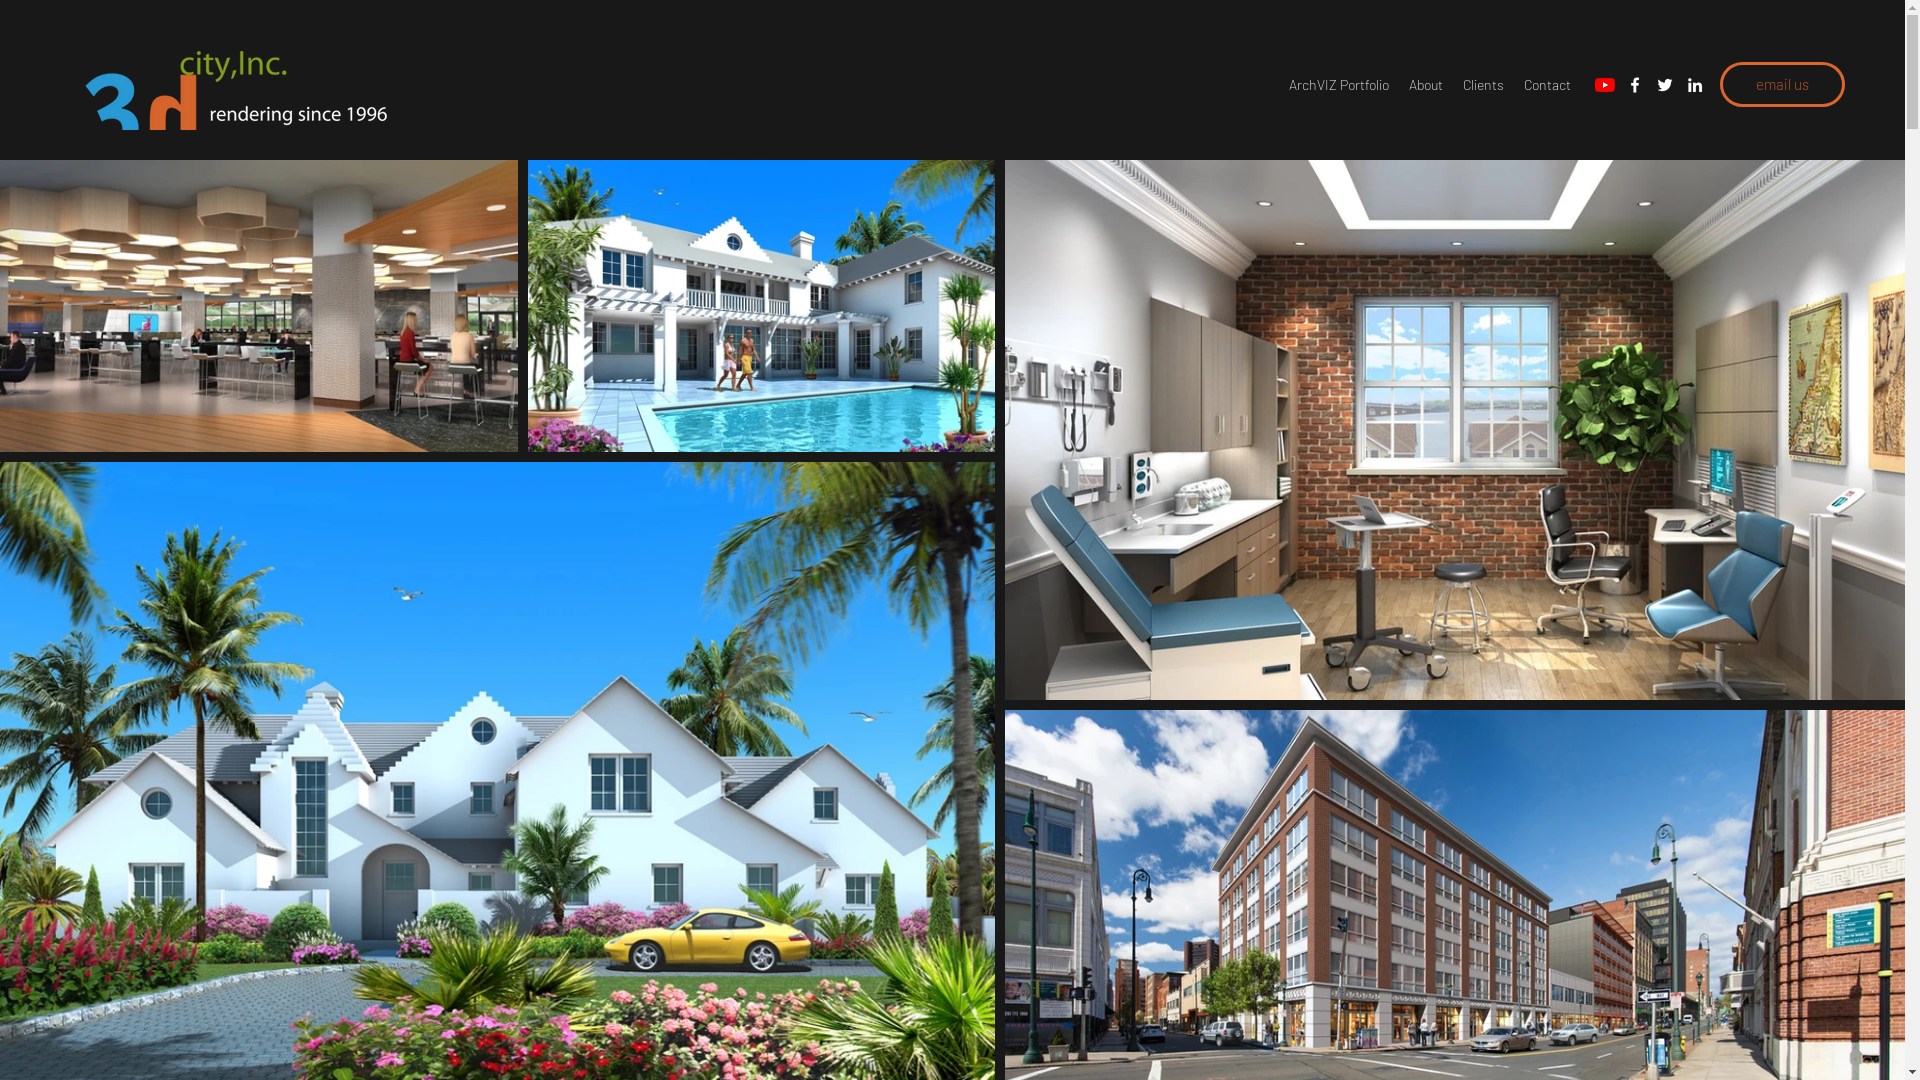 Image resolution: width=1920 pixels, height=1080 pixels. I want to click on 'About', so click(1424, 83).